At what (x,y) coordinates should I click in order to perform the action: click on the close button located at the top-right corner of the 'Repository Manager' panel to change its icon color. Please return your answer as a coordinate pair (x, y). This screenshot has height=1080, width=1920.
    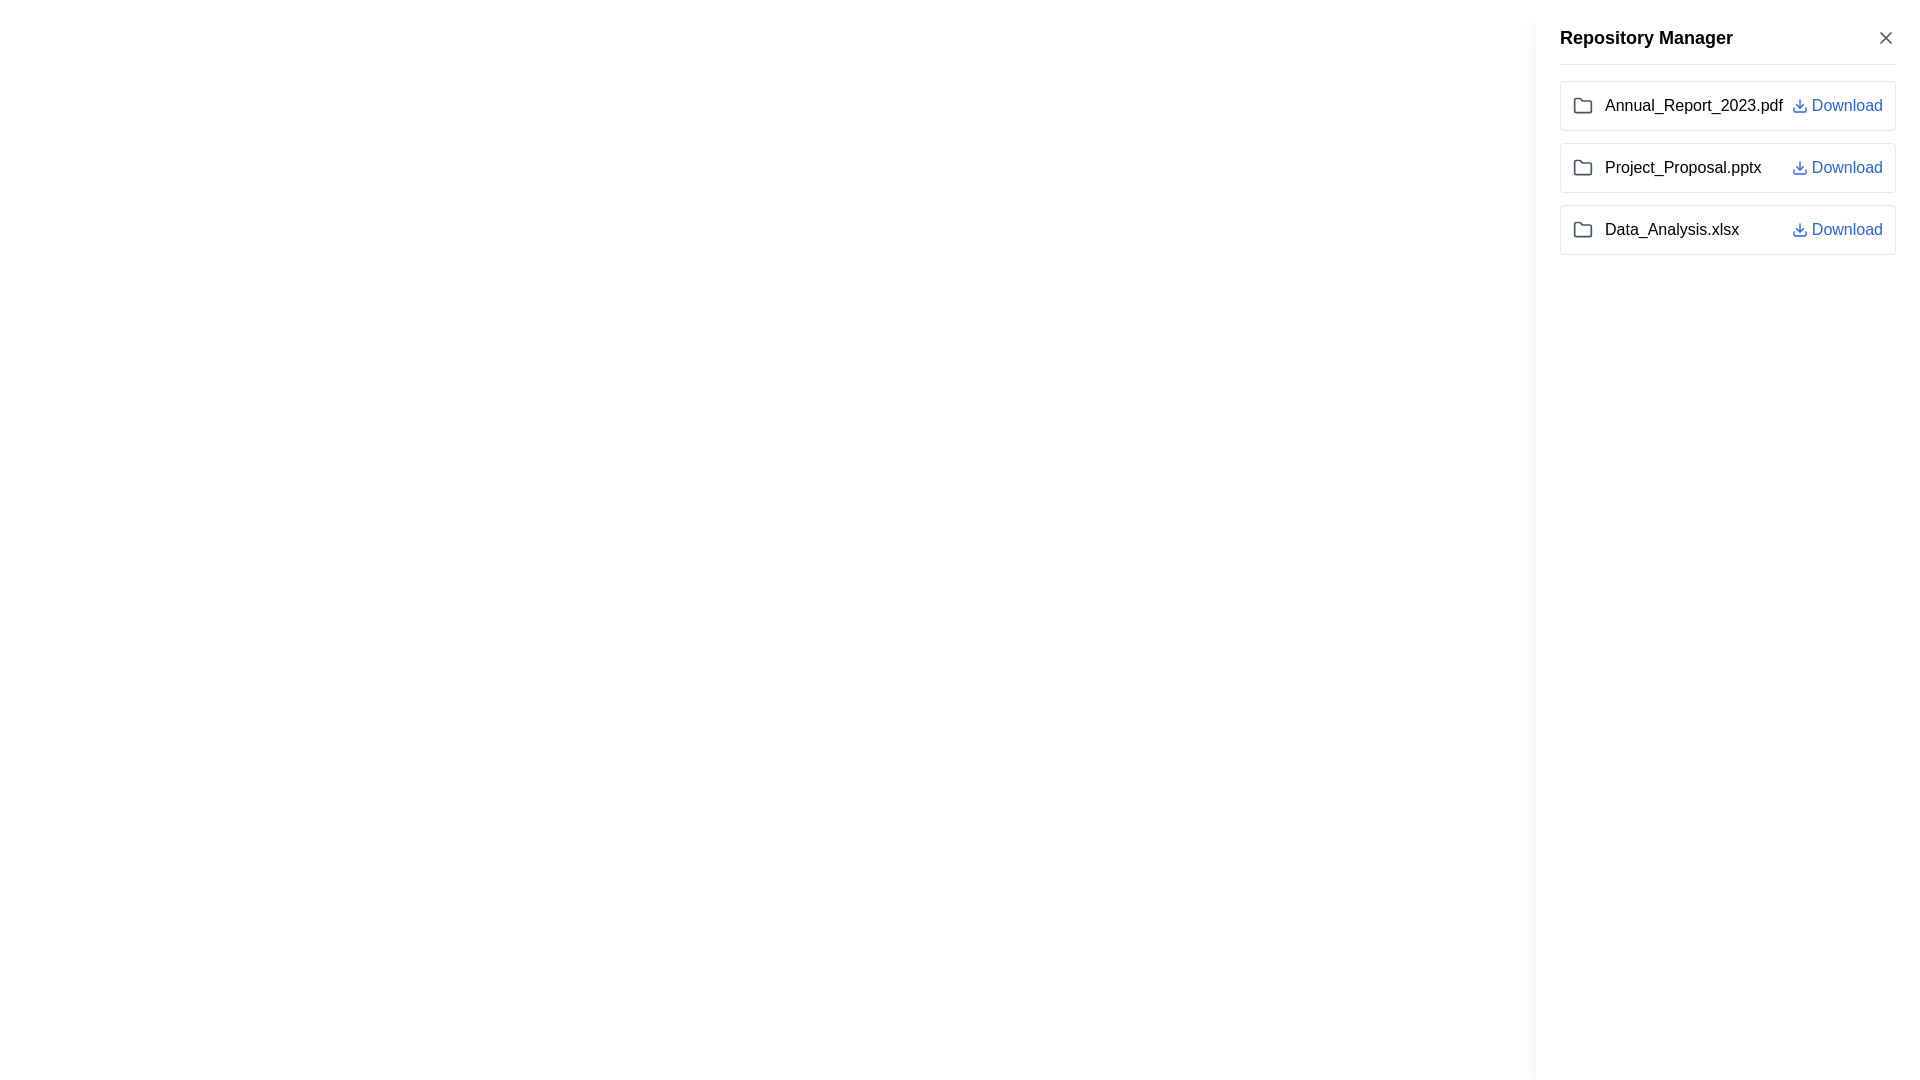
    Looking at the image, I should click on (1885, 38).